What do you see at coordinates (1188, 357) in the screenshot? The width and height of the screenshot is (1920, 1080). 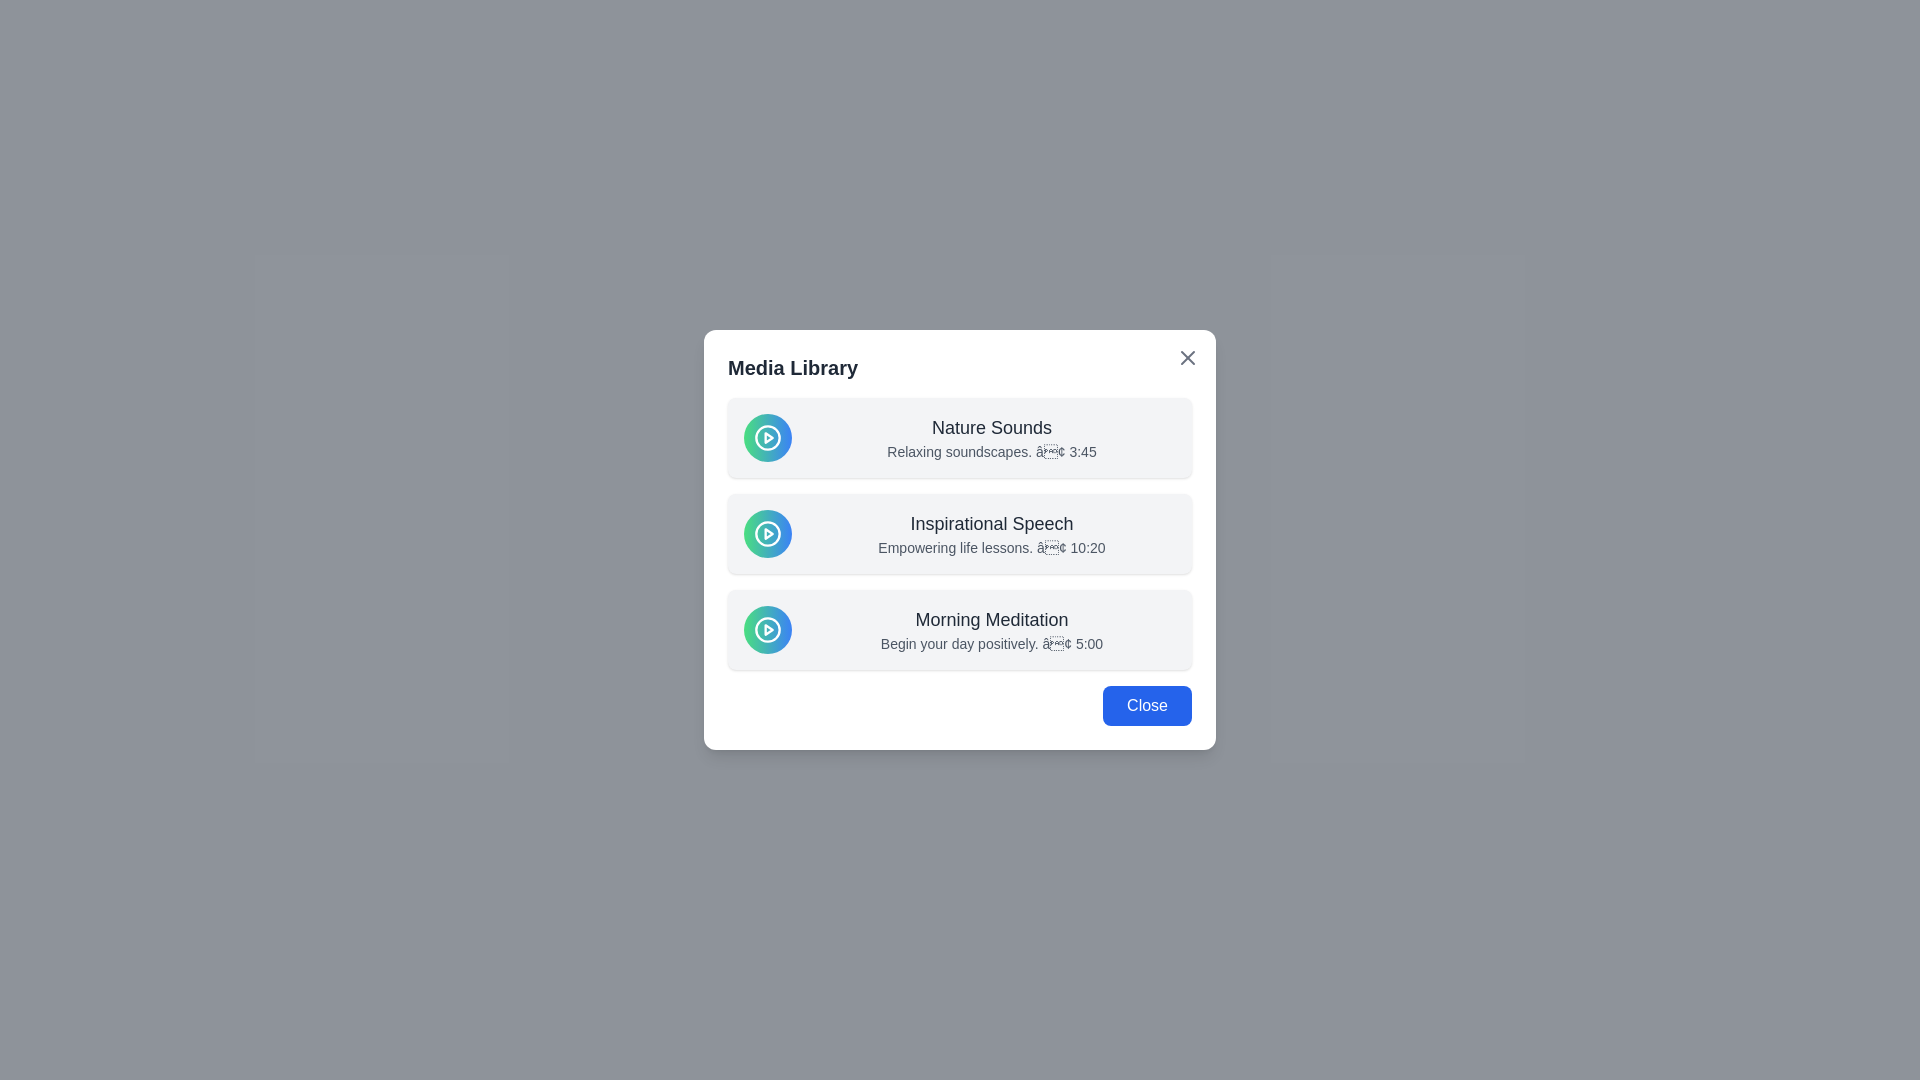 I see `close button in the top-right corner of the dialog` at bounding box center [1188, 357].